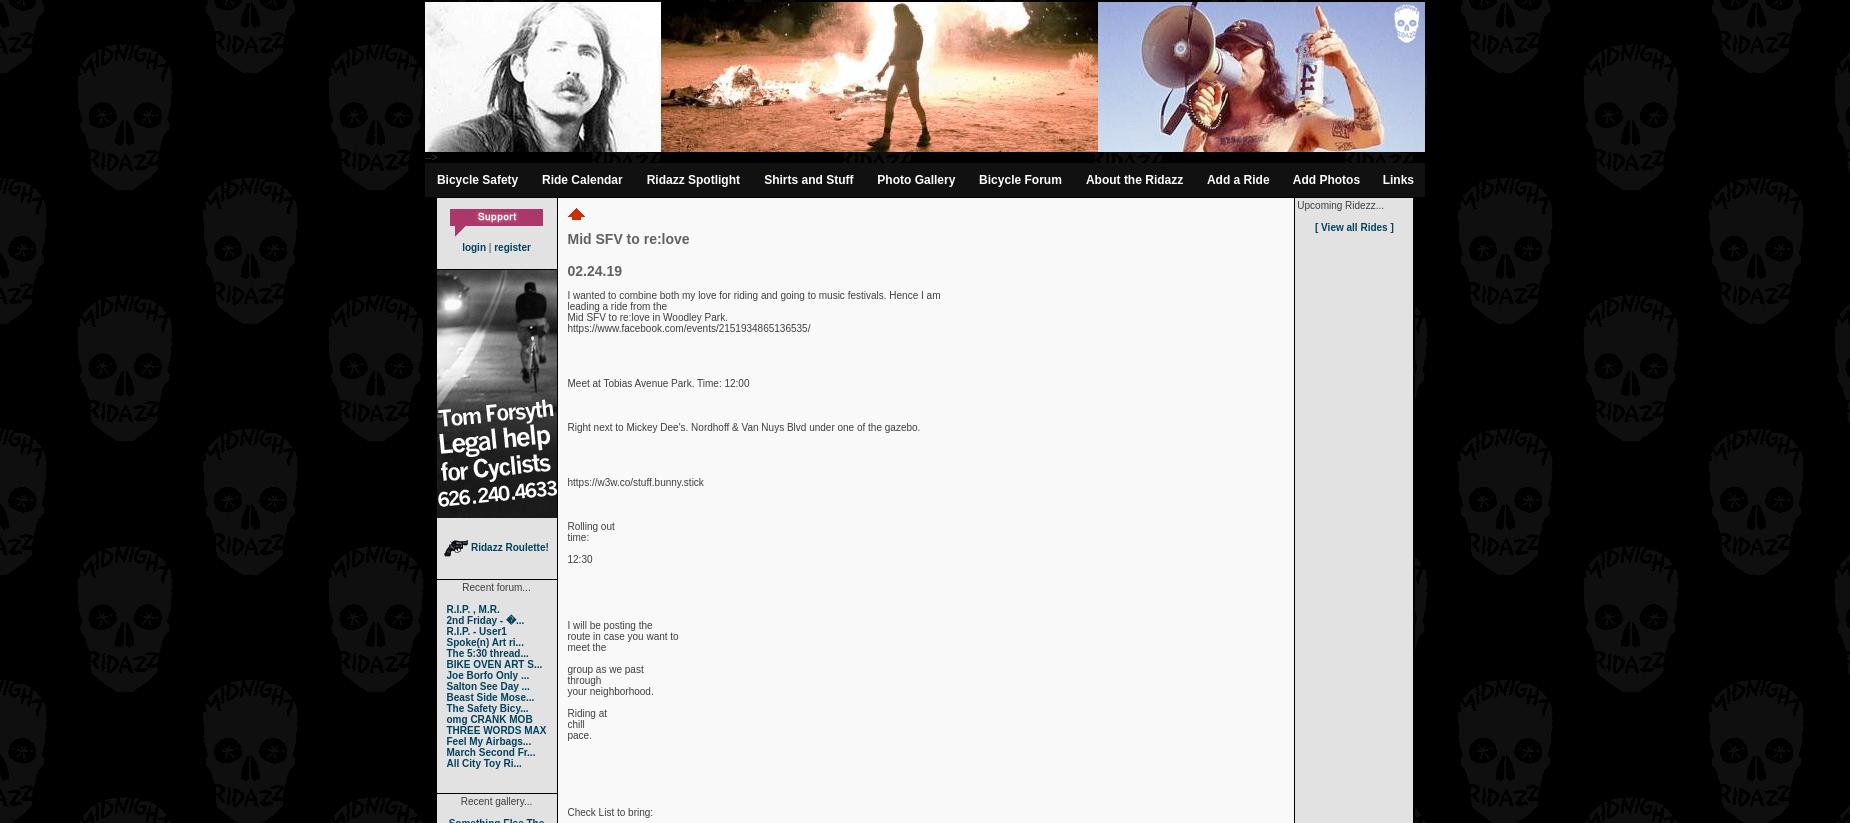 This screenshot has width=1850, height=823. Describe the element at coordinates (579, 558) in the screenshot. I see `'12:30'` at that location.